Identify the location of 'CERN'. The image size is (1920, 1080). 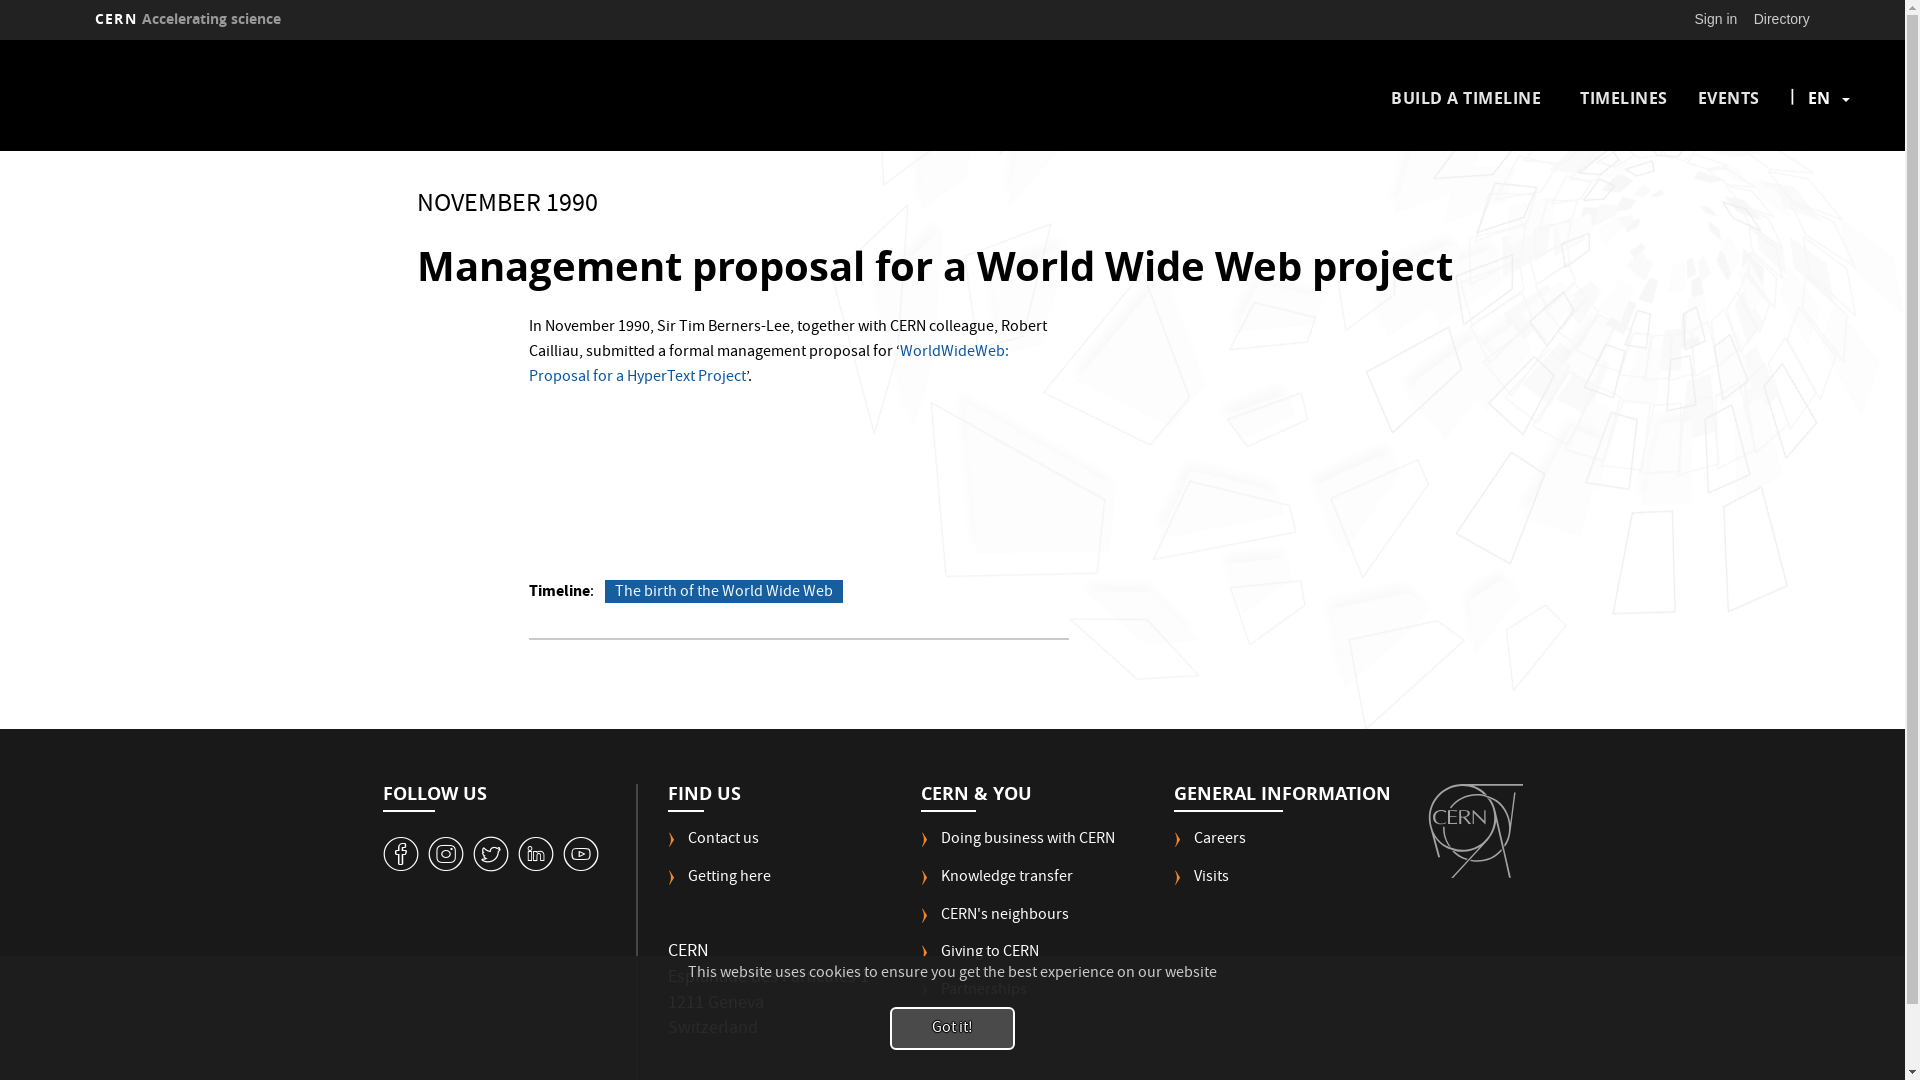
(1475, 830).